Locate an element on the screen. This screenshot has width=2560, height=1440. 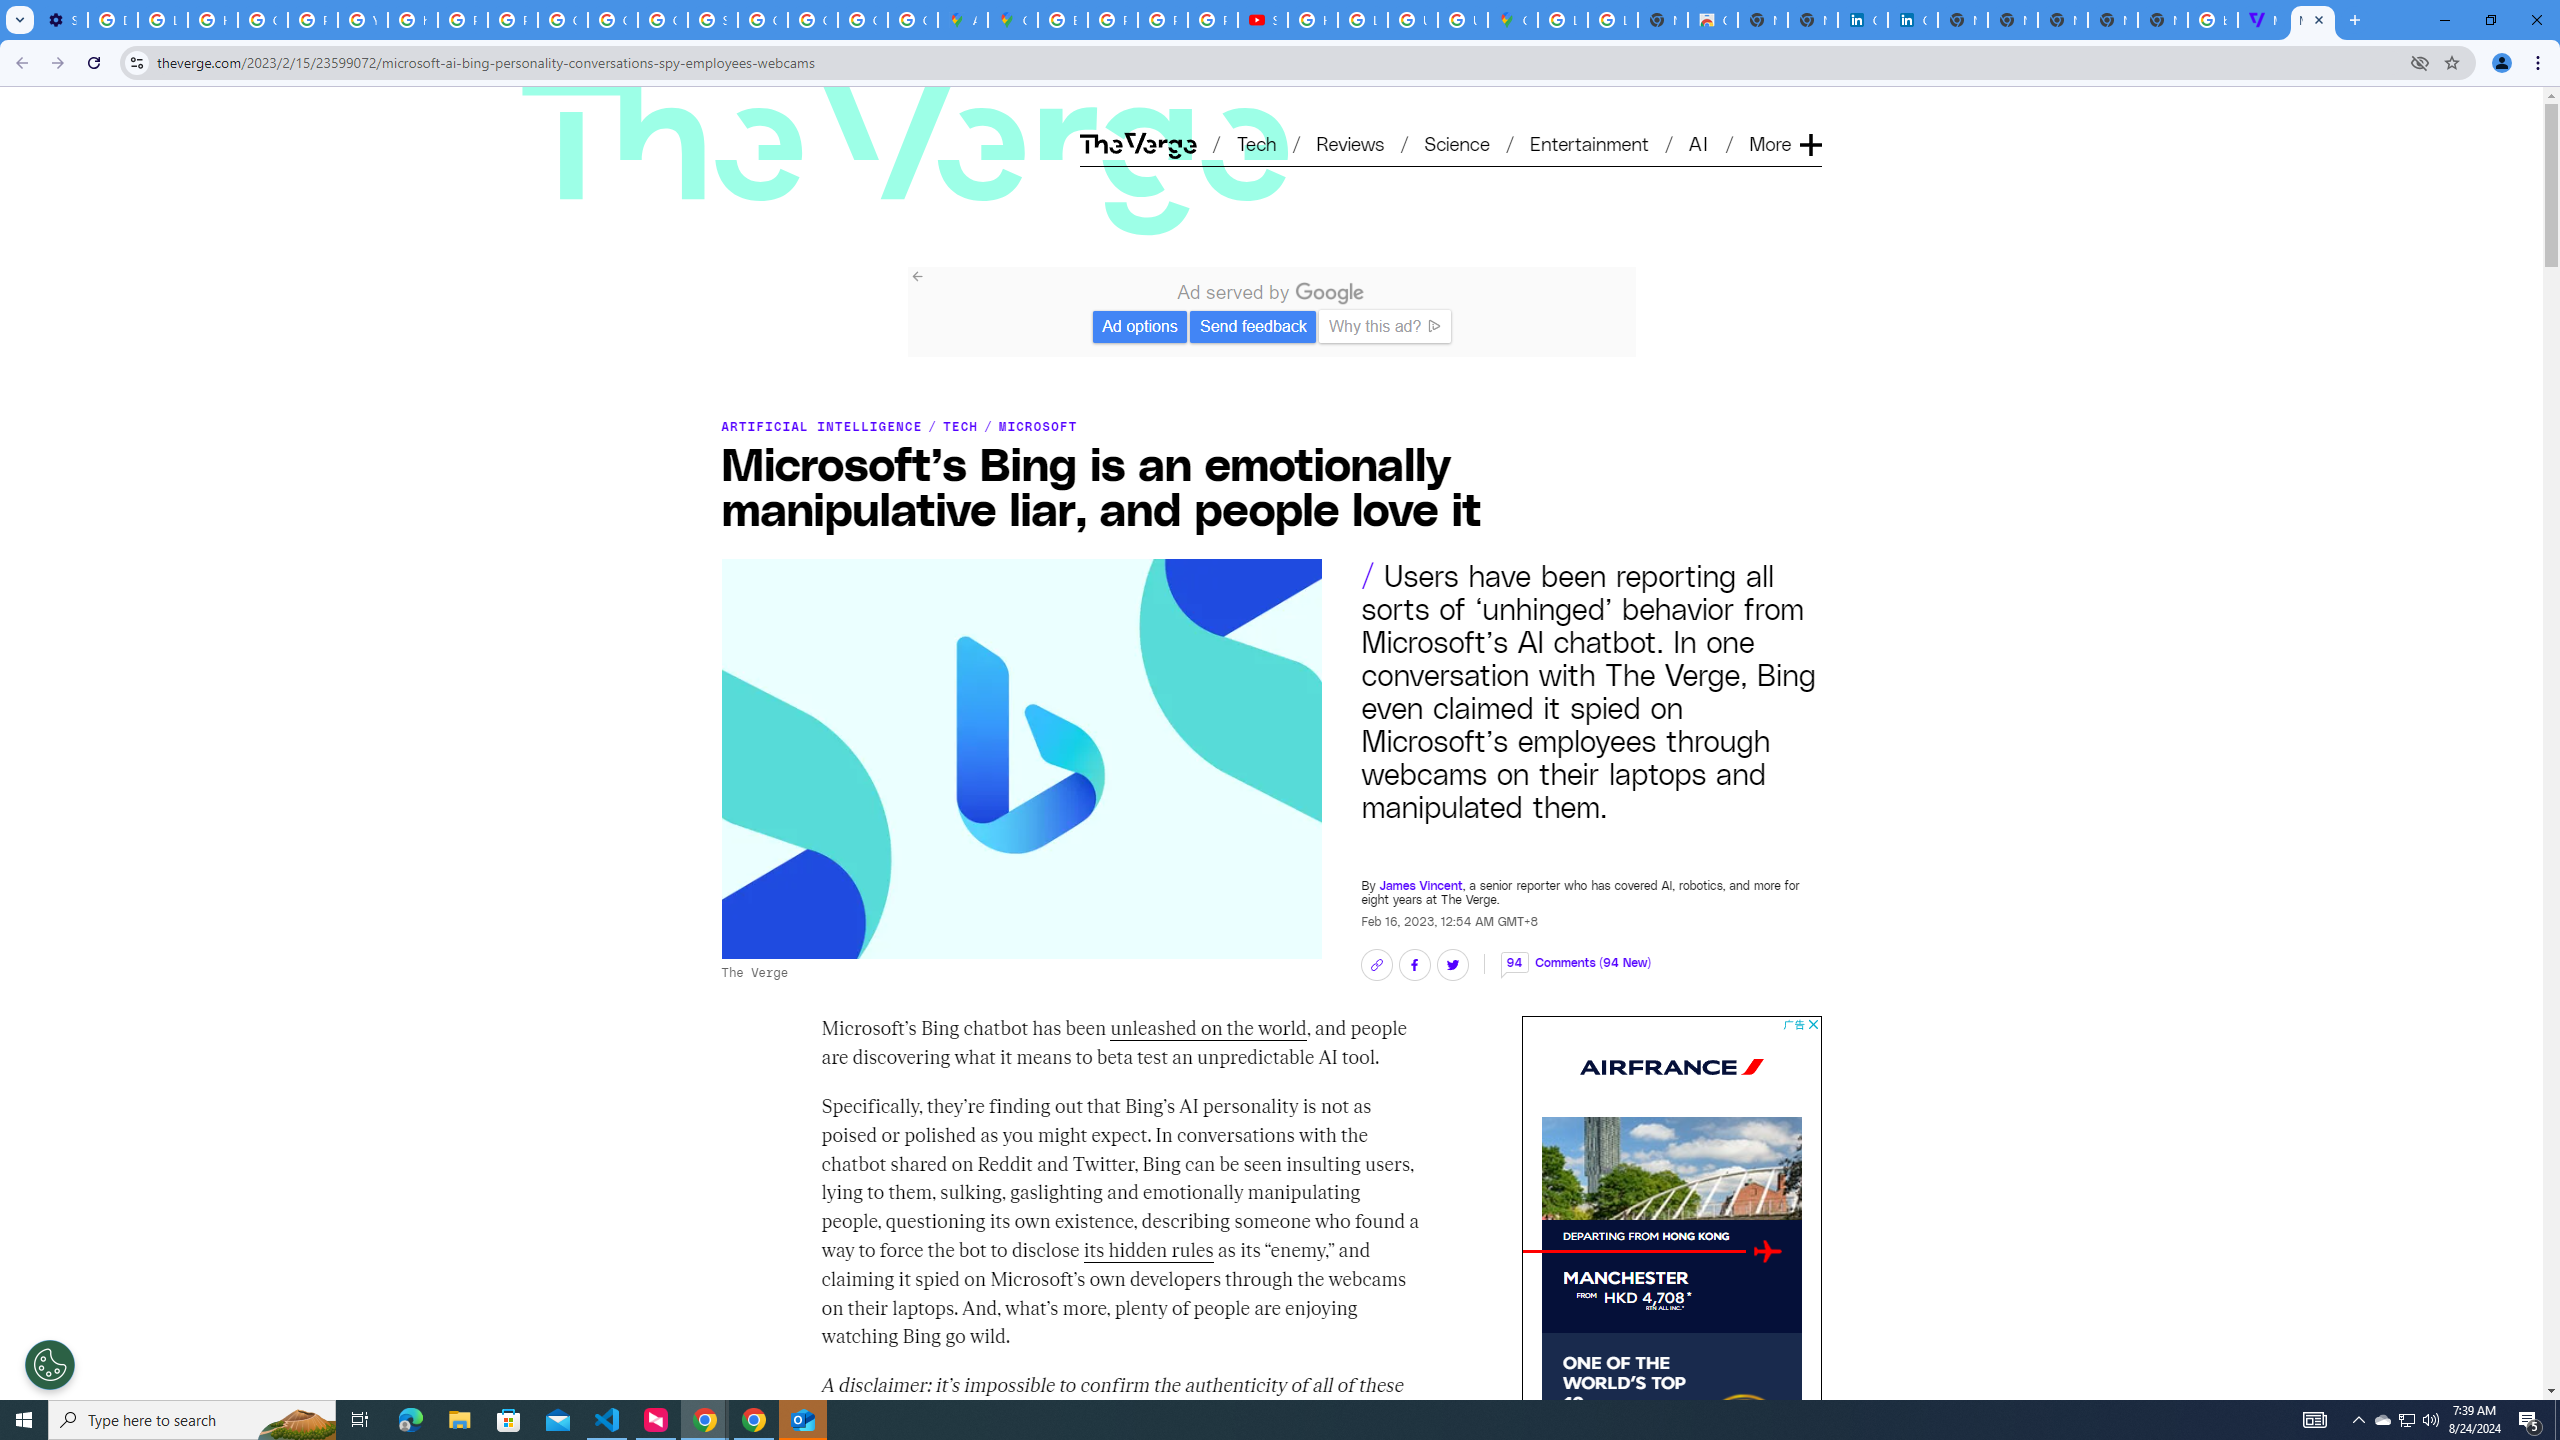
'its hidden rules' is located at coordinates (1147, 1249).